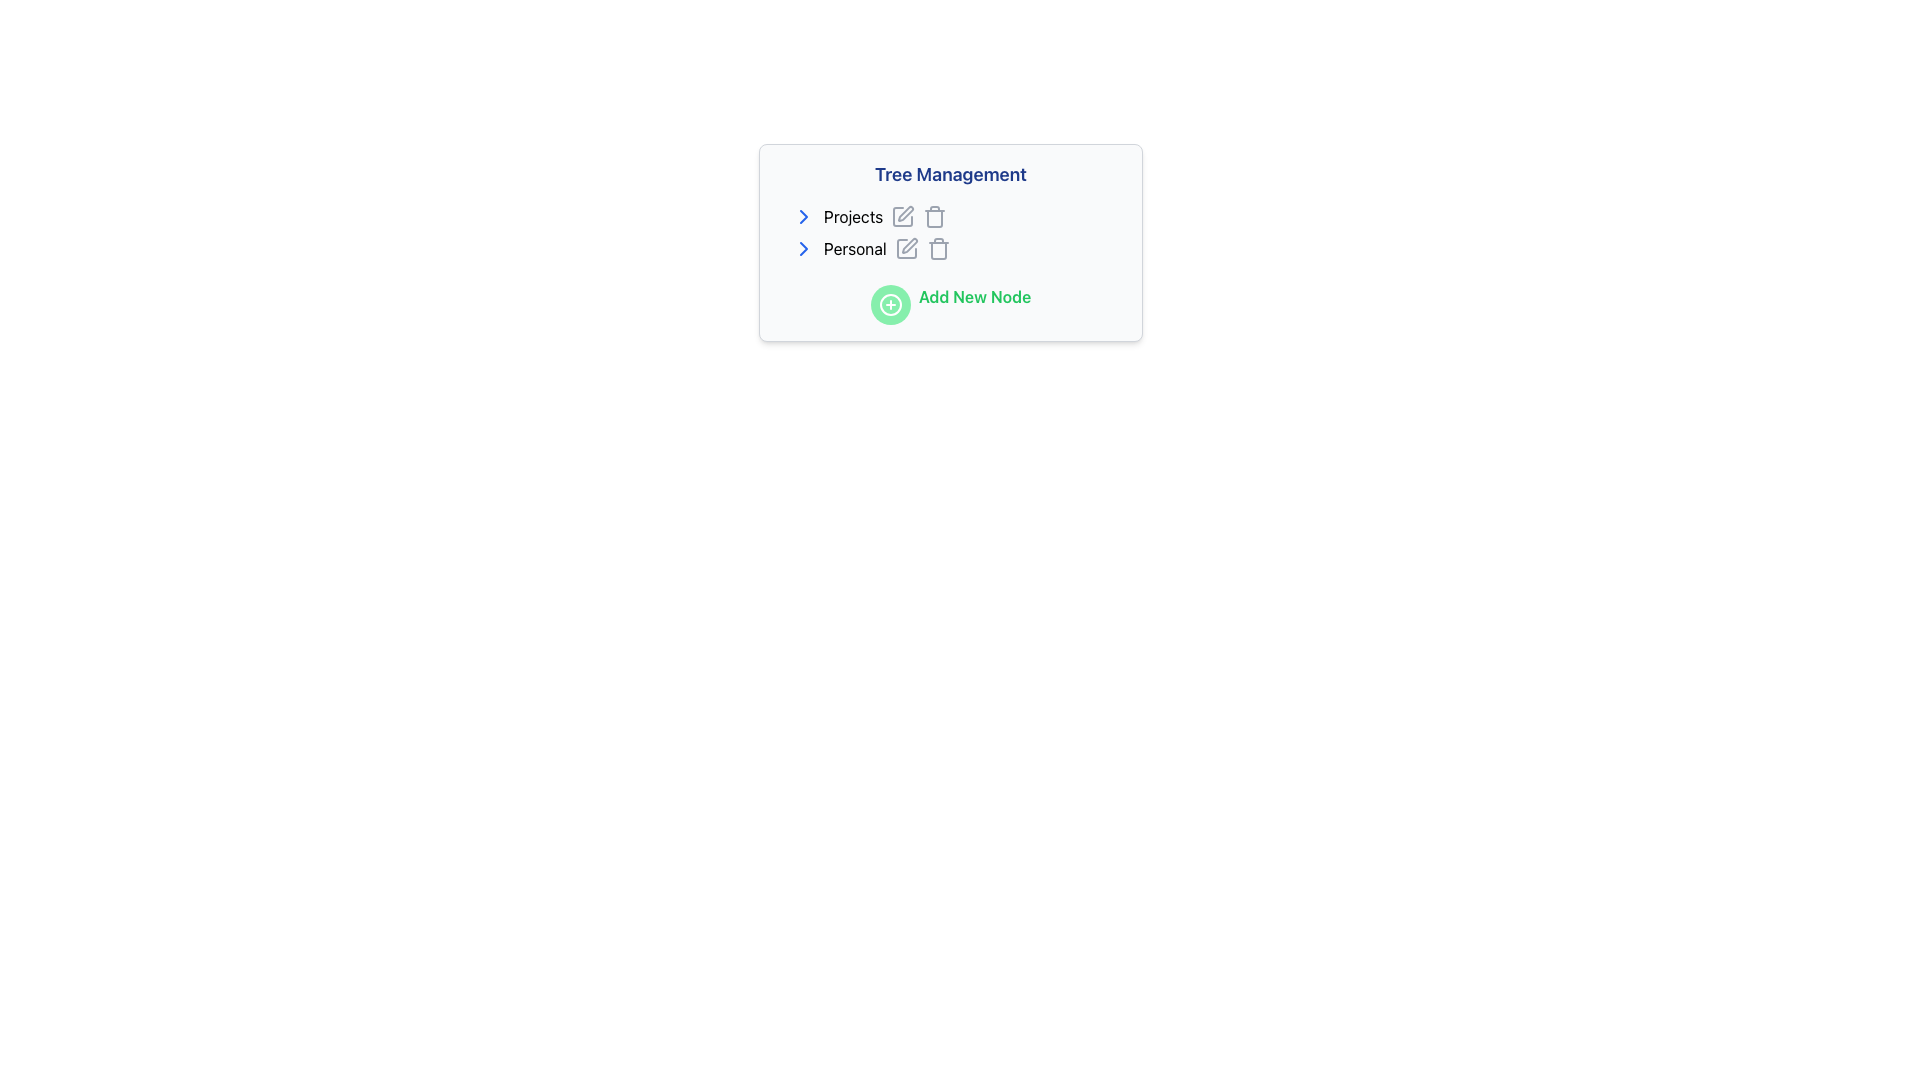 This screenshot has height=1080, width=1920. I want to click on the edit icon button for the 'Projects' item in the 'Tree Management' section, which is the first icon in a horizontal group aligned to the right of the 'Projects' row, so click(902, 216).